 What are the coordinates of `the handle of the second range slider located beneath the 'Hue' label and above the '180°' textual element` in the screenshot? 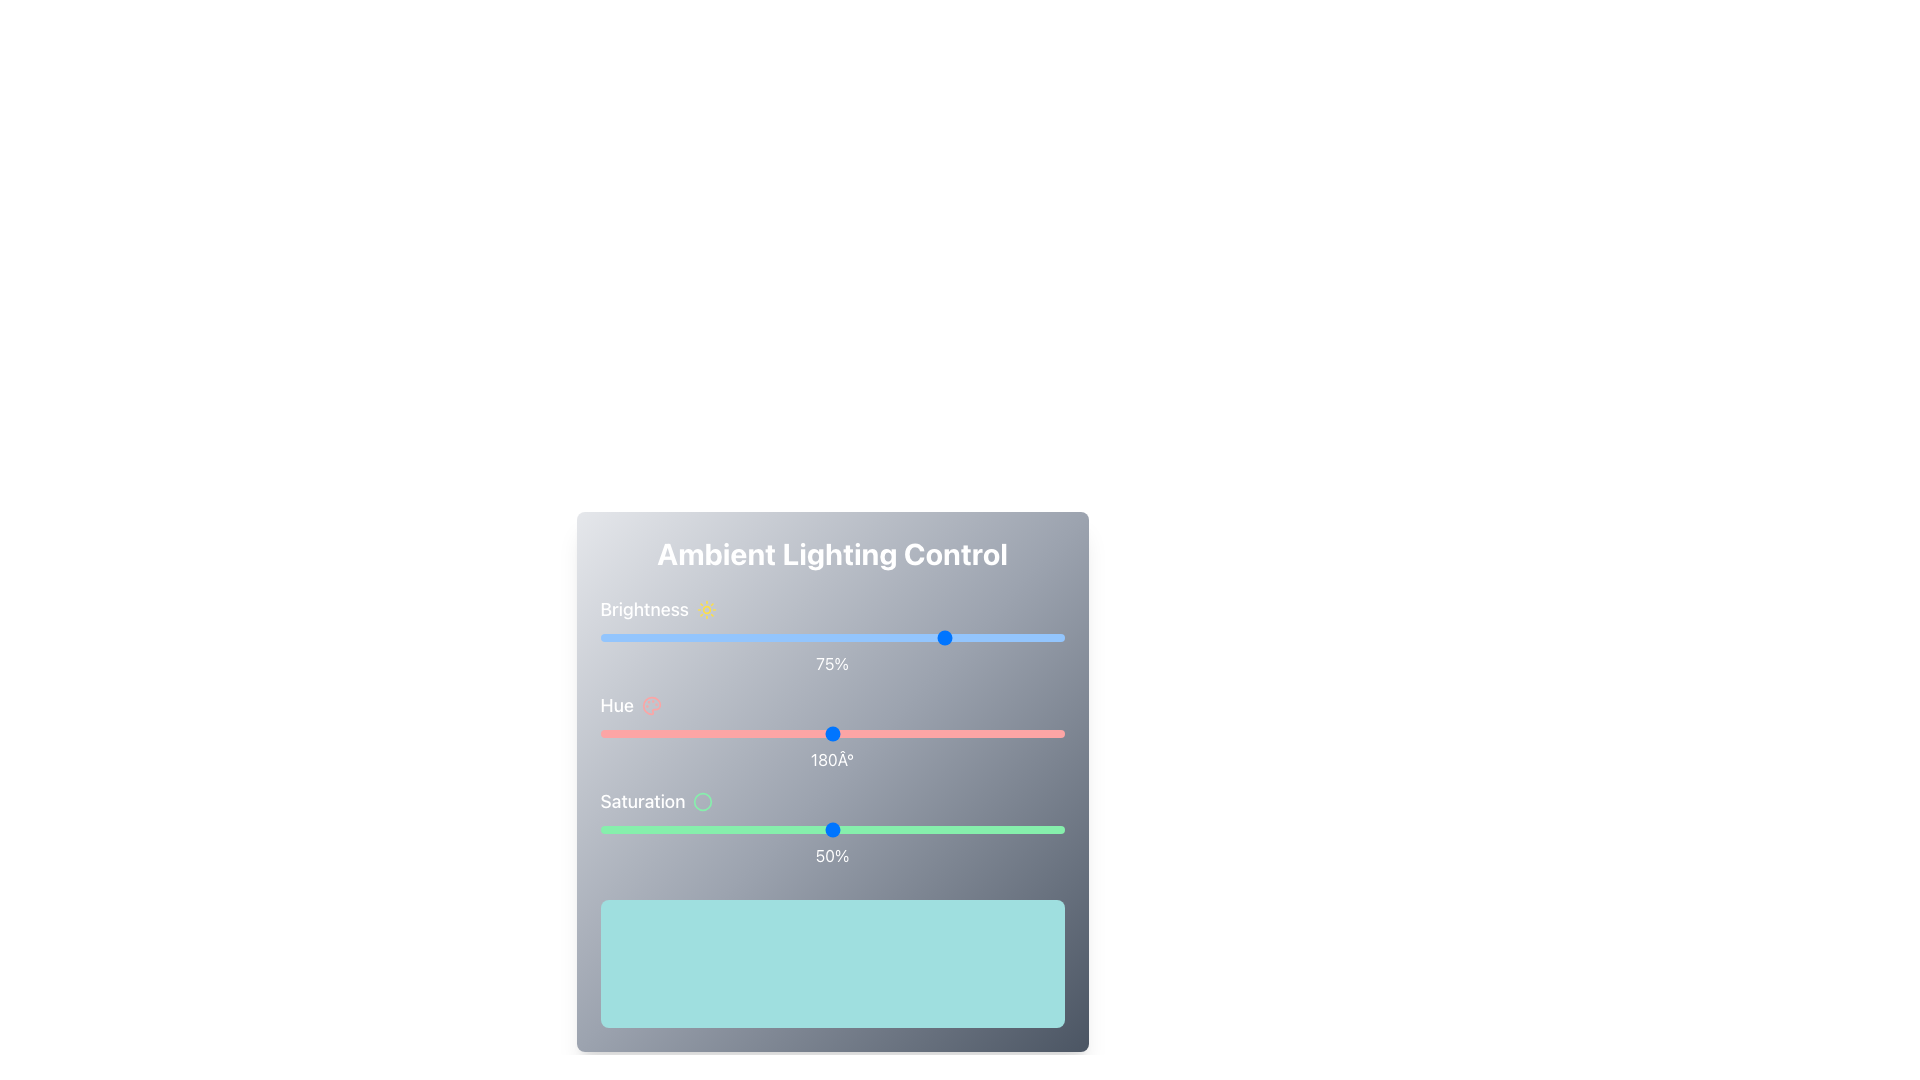 It's located at (832, 733).